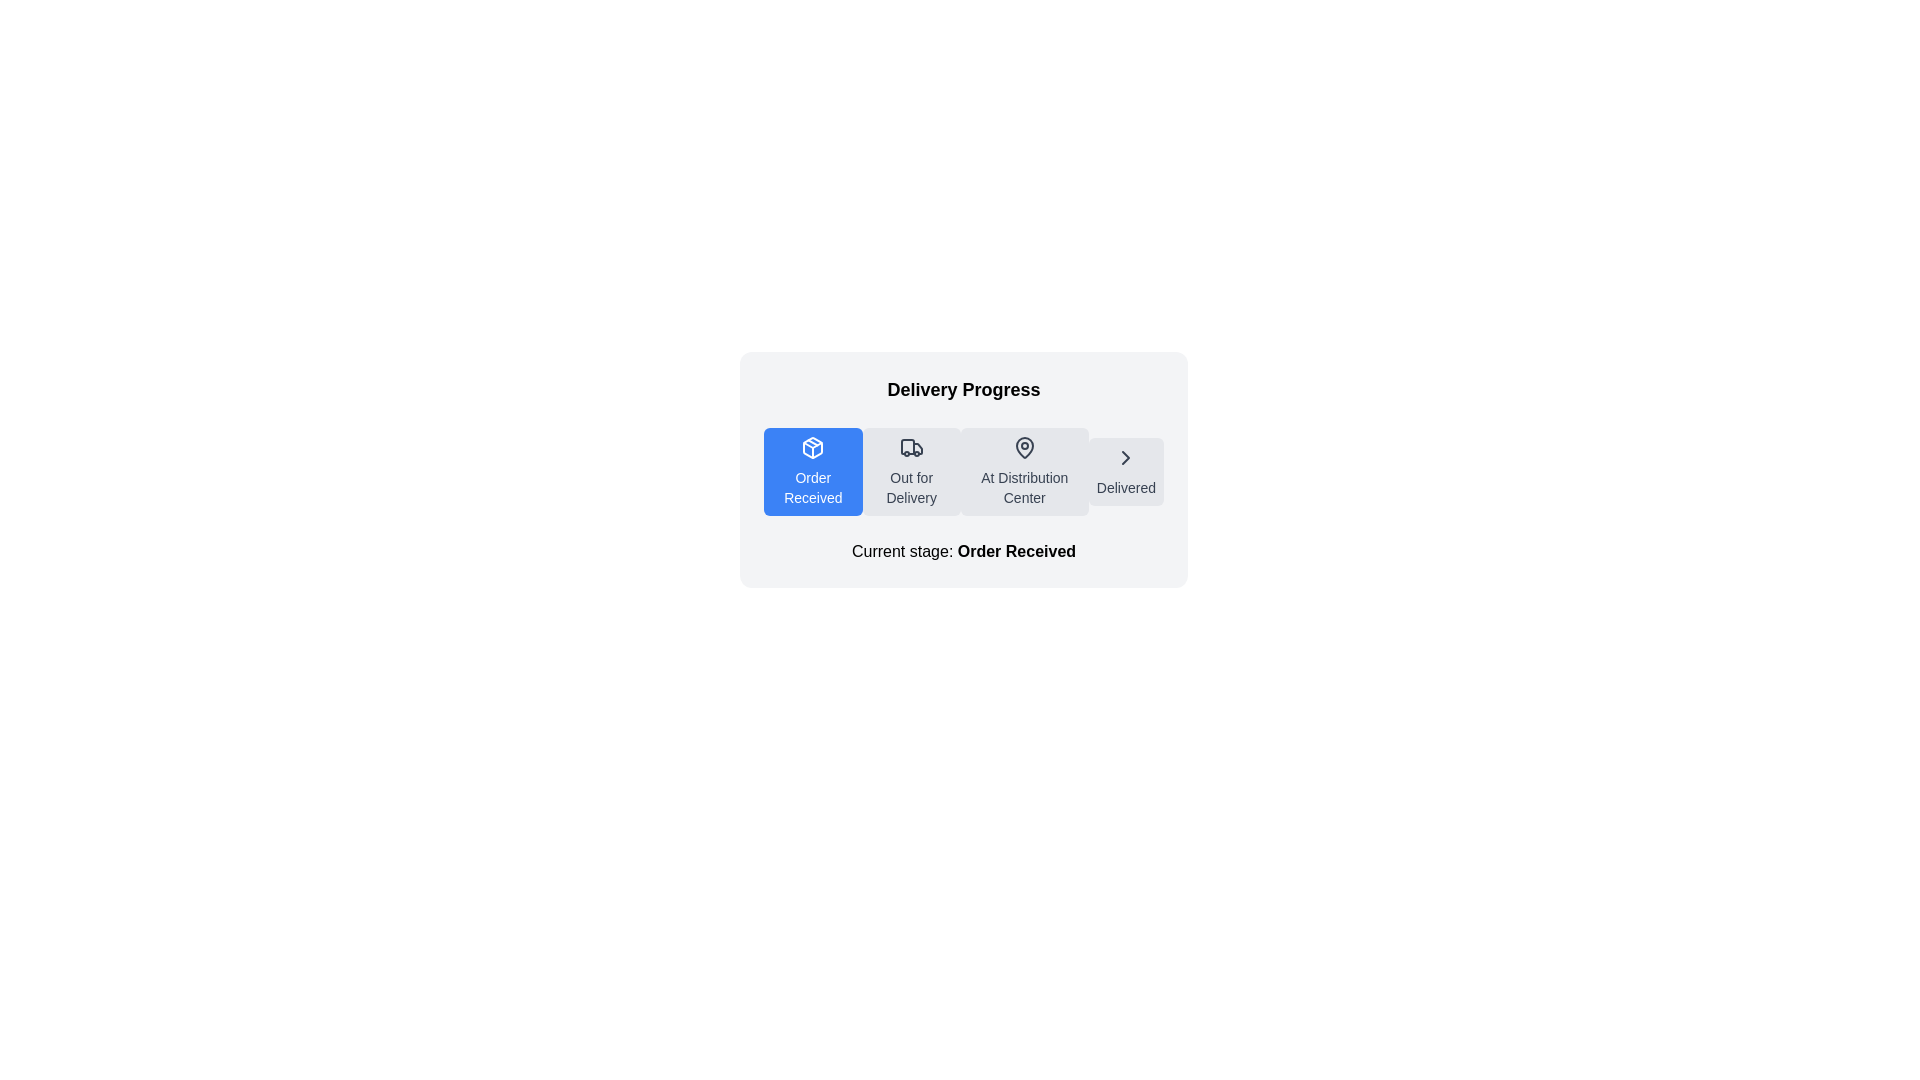  What do you see at coordinates (910, 471) in the screenshot?
I see `the 'Out for Delivery' label with an indicative icon, which represents the current status in a delivery progress tracker. This element is styled as a button for visual grouping and is located between 'Order Received' and 'At Distribution Center'` at bounding box center [910, 471].